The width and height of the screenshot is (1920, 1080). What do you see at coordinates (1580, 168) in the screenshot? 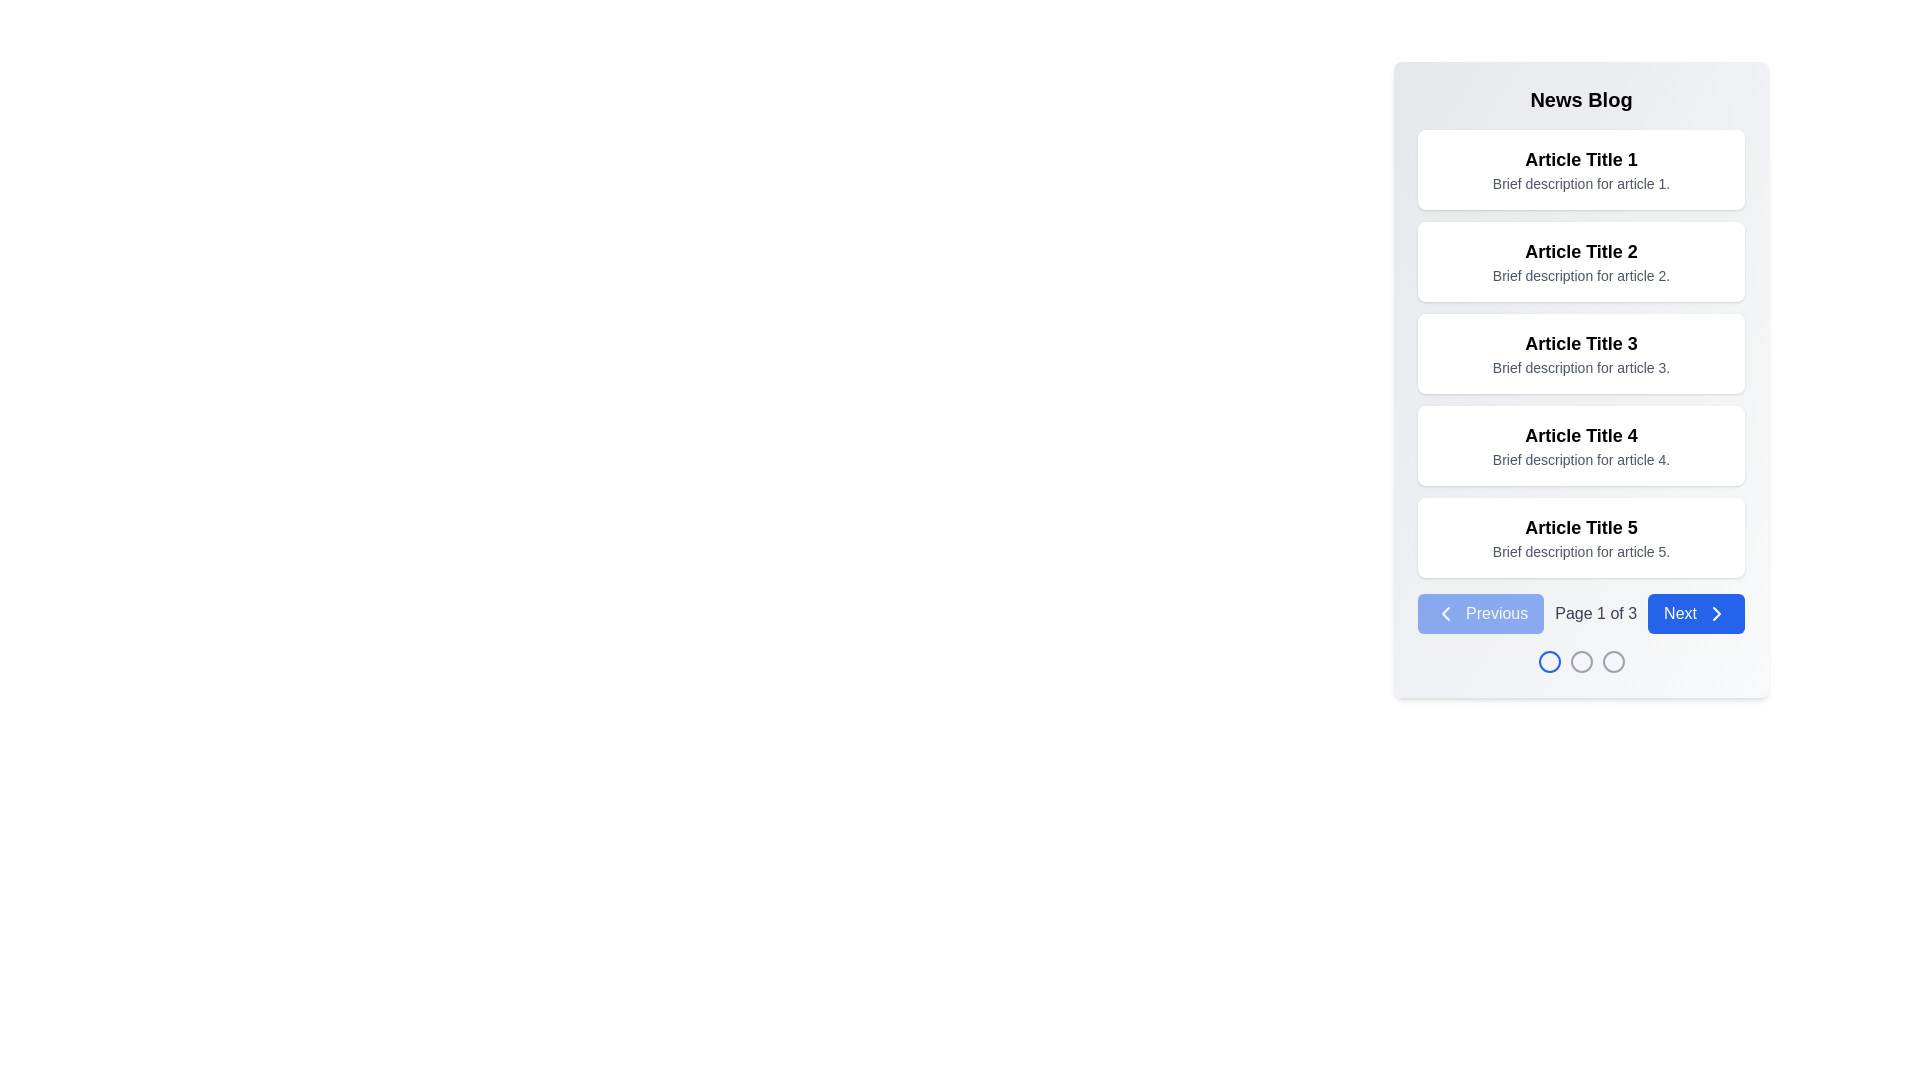
I see `the first card in the vertical list` at bounding box center [1580, 168].